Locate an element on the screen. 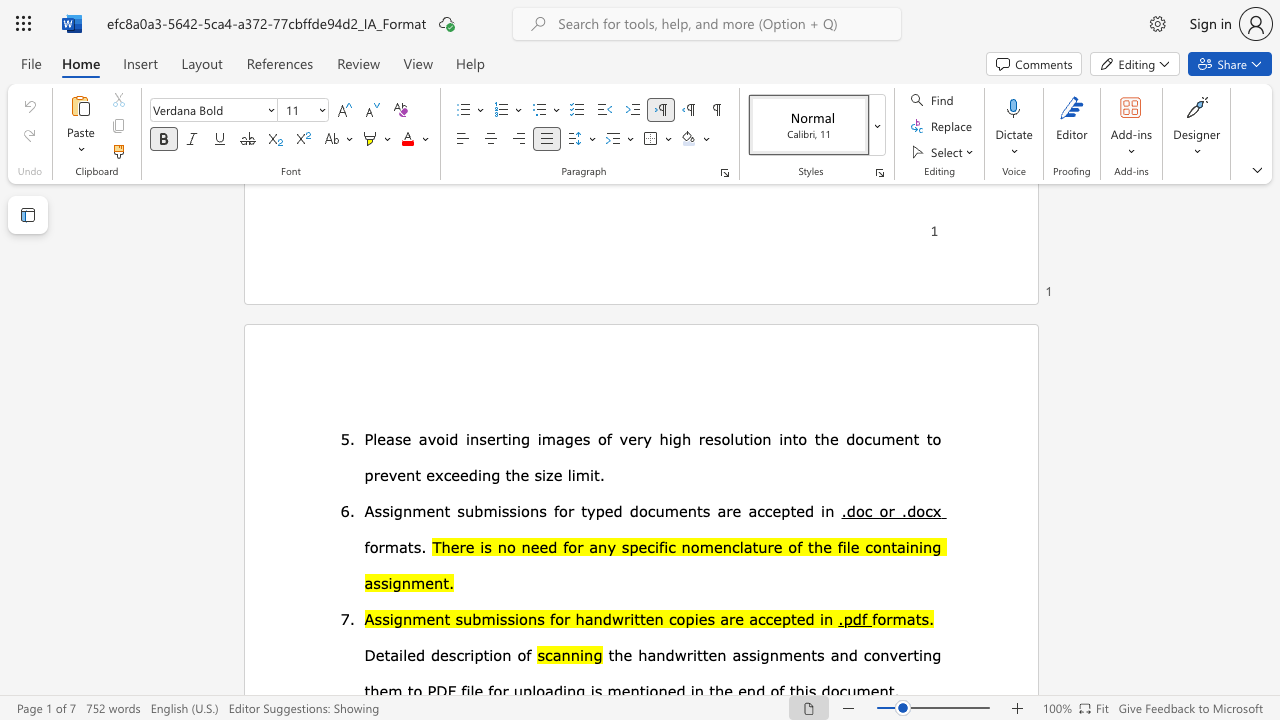 The image size is (1280, 720). the subset text "ent to" within the text "resolution into the document to" is located at coordinates (894, 437).